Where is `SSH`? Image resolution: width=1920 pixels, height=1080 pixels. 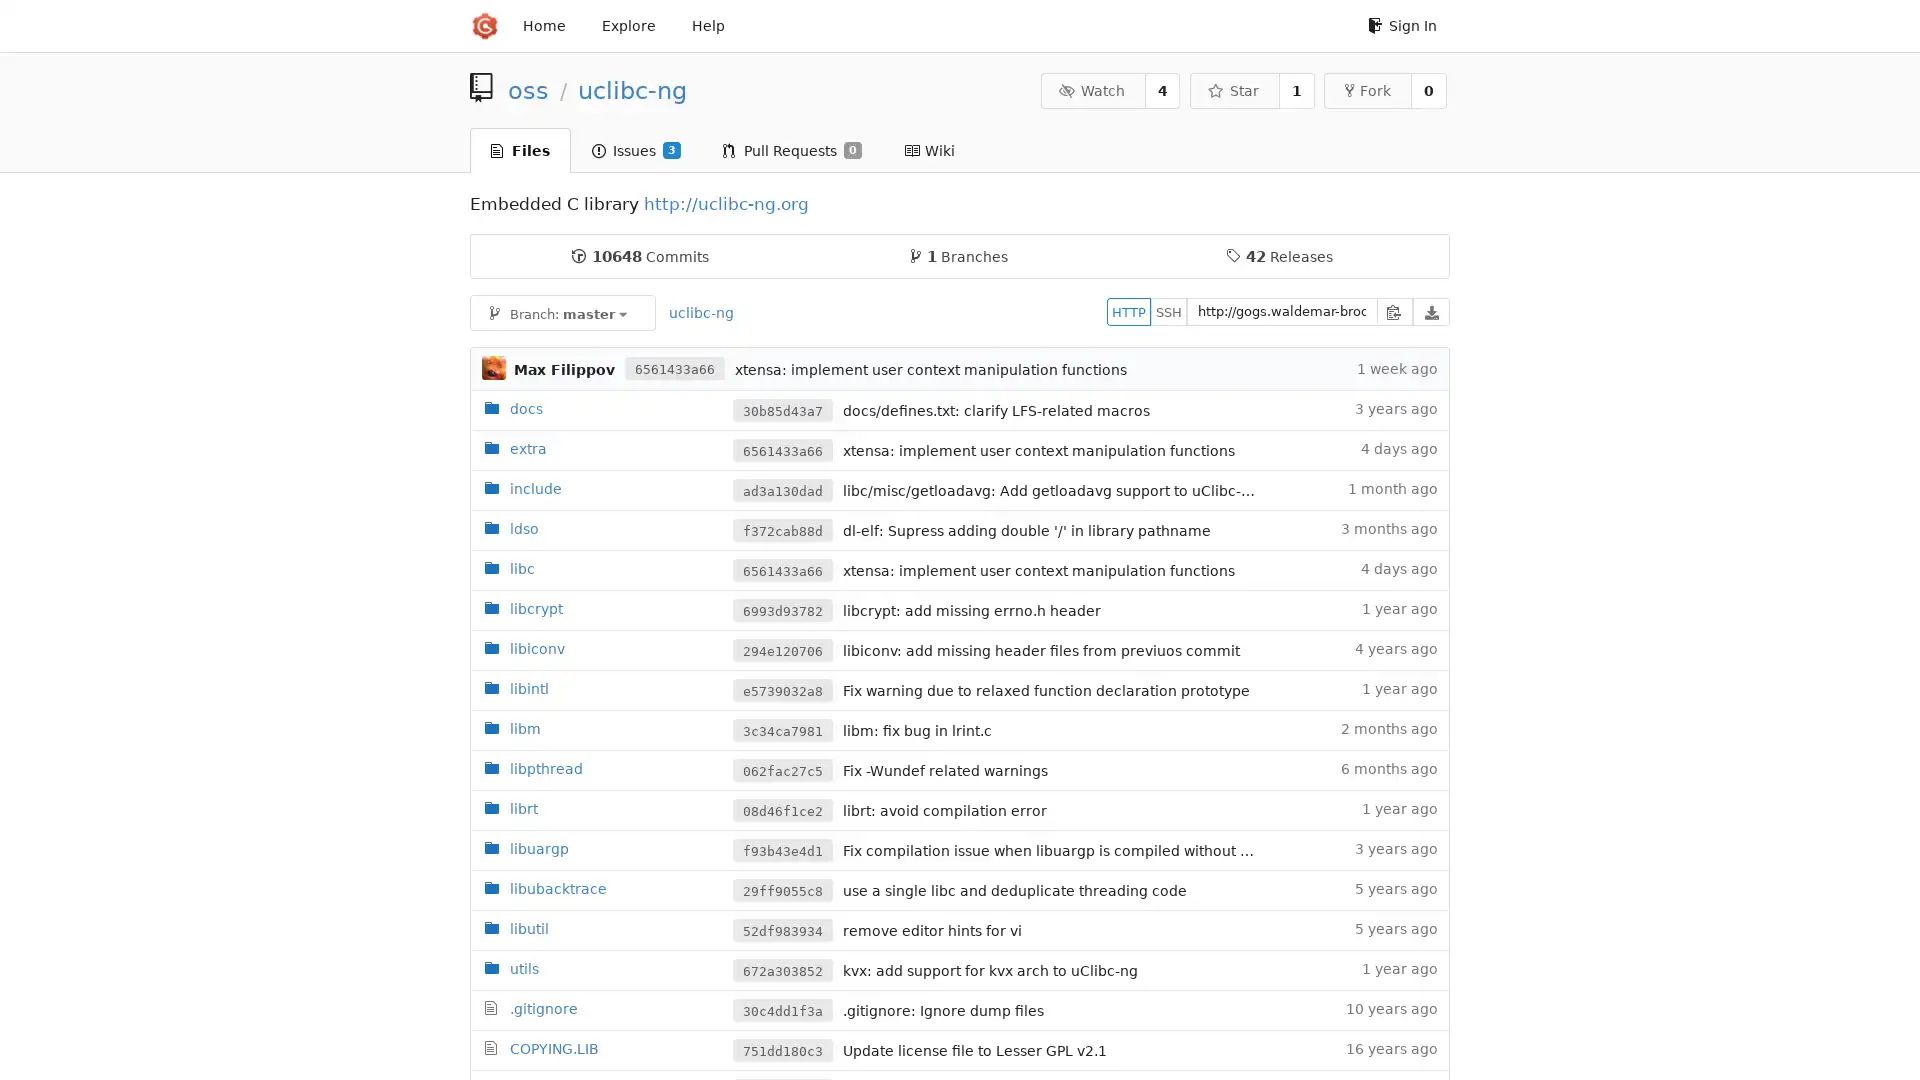
SSH is located at coordinates (1169, 311).